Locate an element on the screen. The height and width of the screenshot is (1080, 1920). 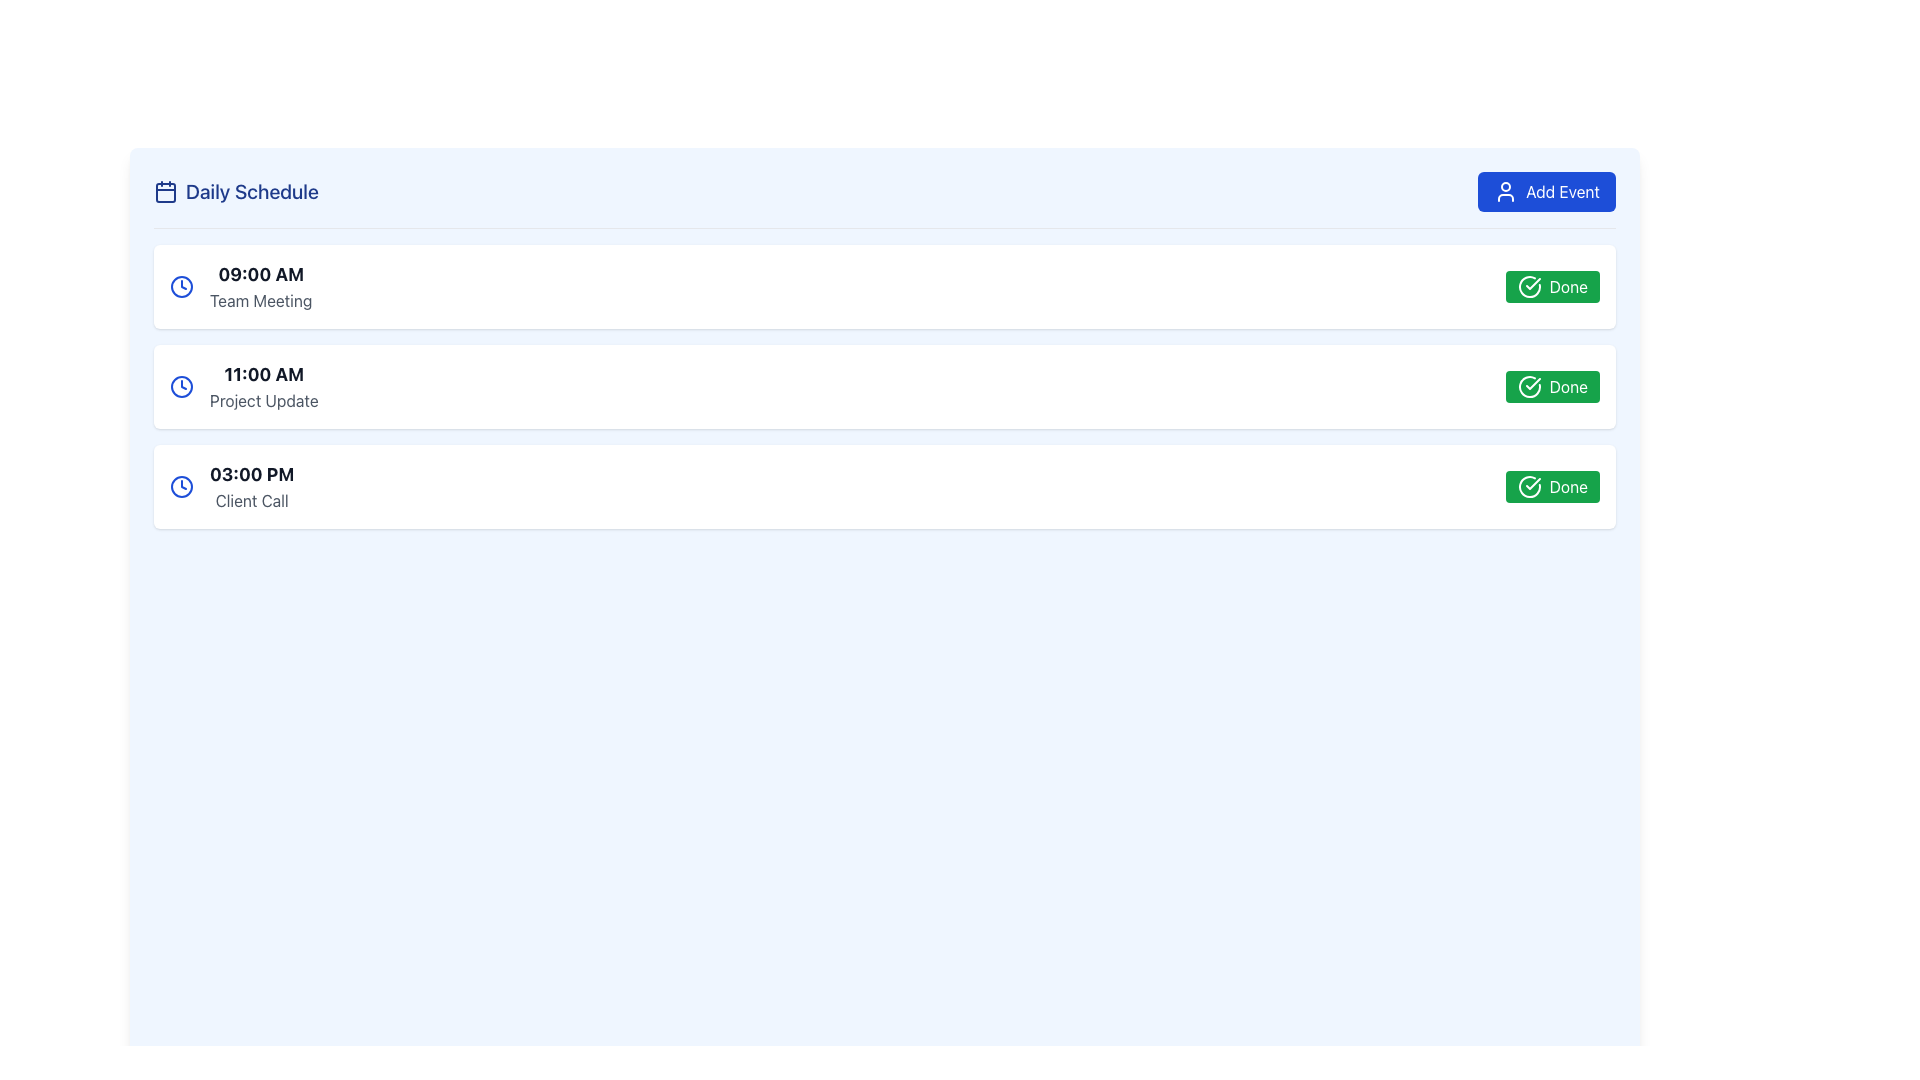
the checkmark icon on the 'Done' button of the first scheduled event in the top-most event card is located at coordinates (1532, 284).